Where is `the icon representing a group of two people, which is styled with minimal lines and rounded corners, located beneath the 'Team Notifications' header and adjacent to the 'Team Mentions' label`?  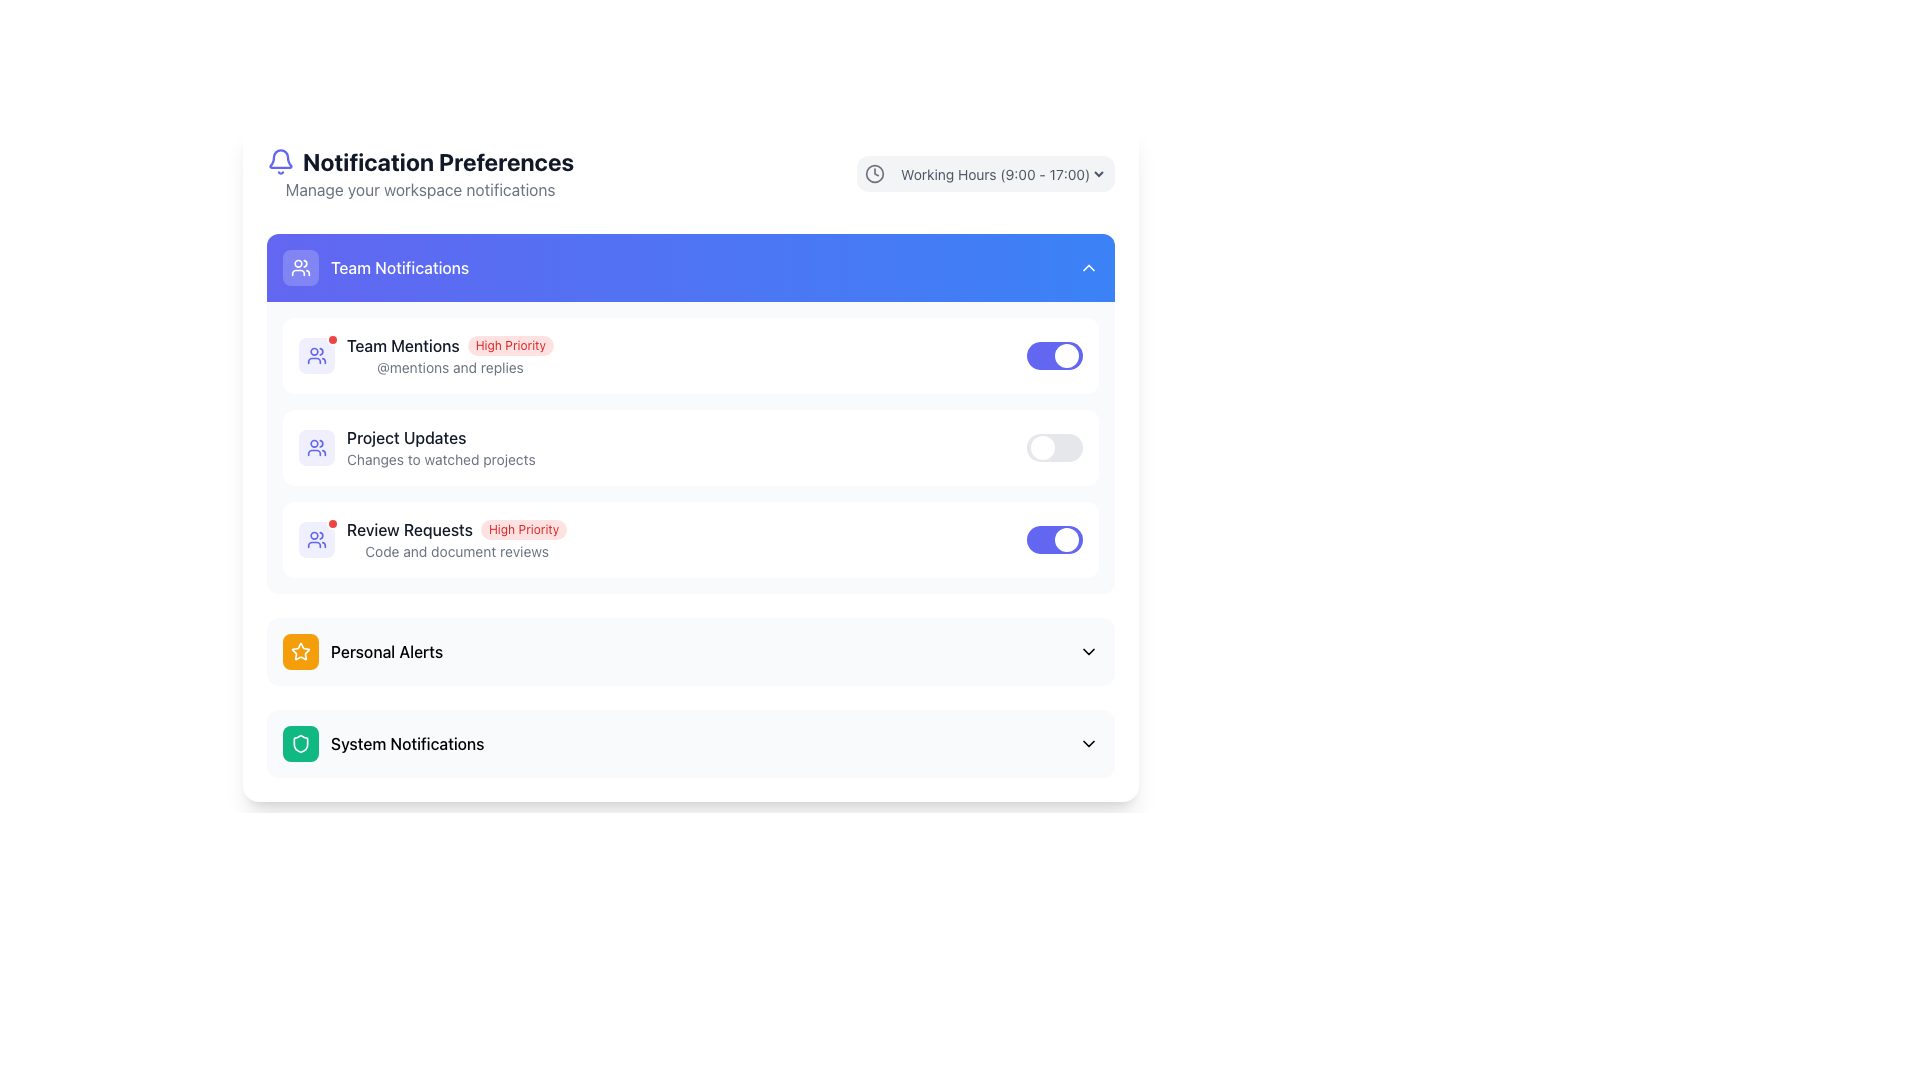
the icon representing a group of two people, which is styled with minimal lines and rounded corners, located beneath the 'Team Notifications' header and adjacent to the 'Team Mentions' label is located at coordinates (315, 354).